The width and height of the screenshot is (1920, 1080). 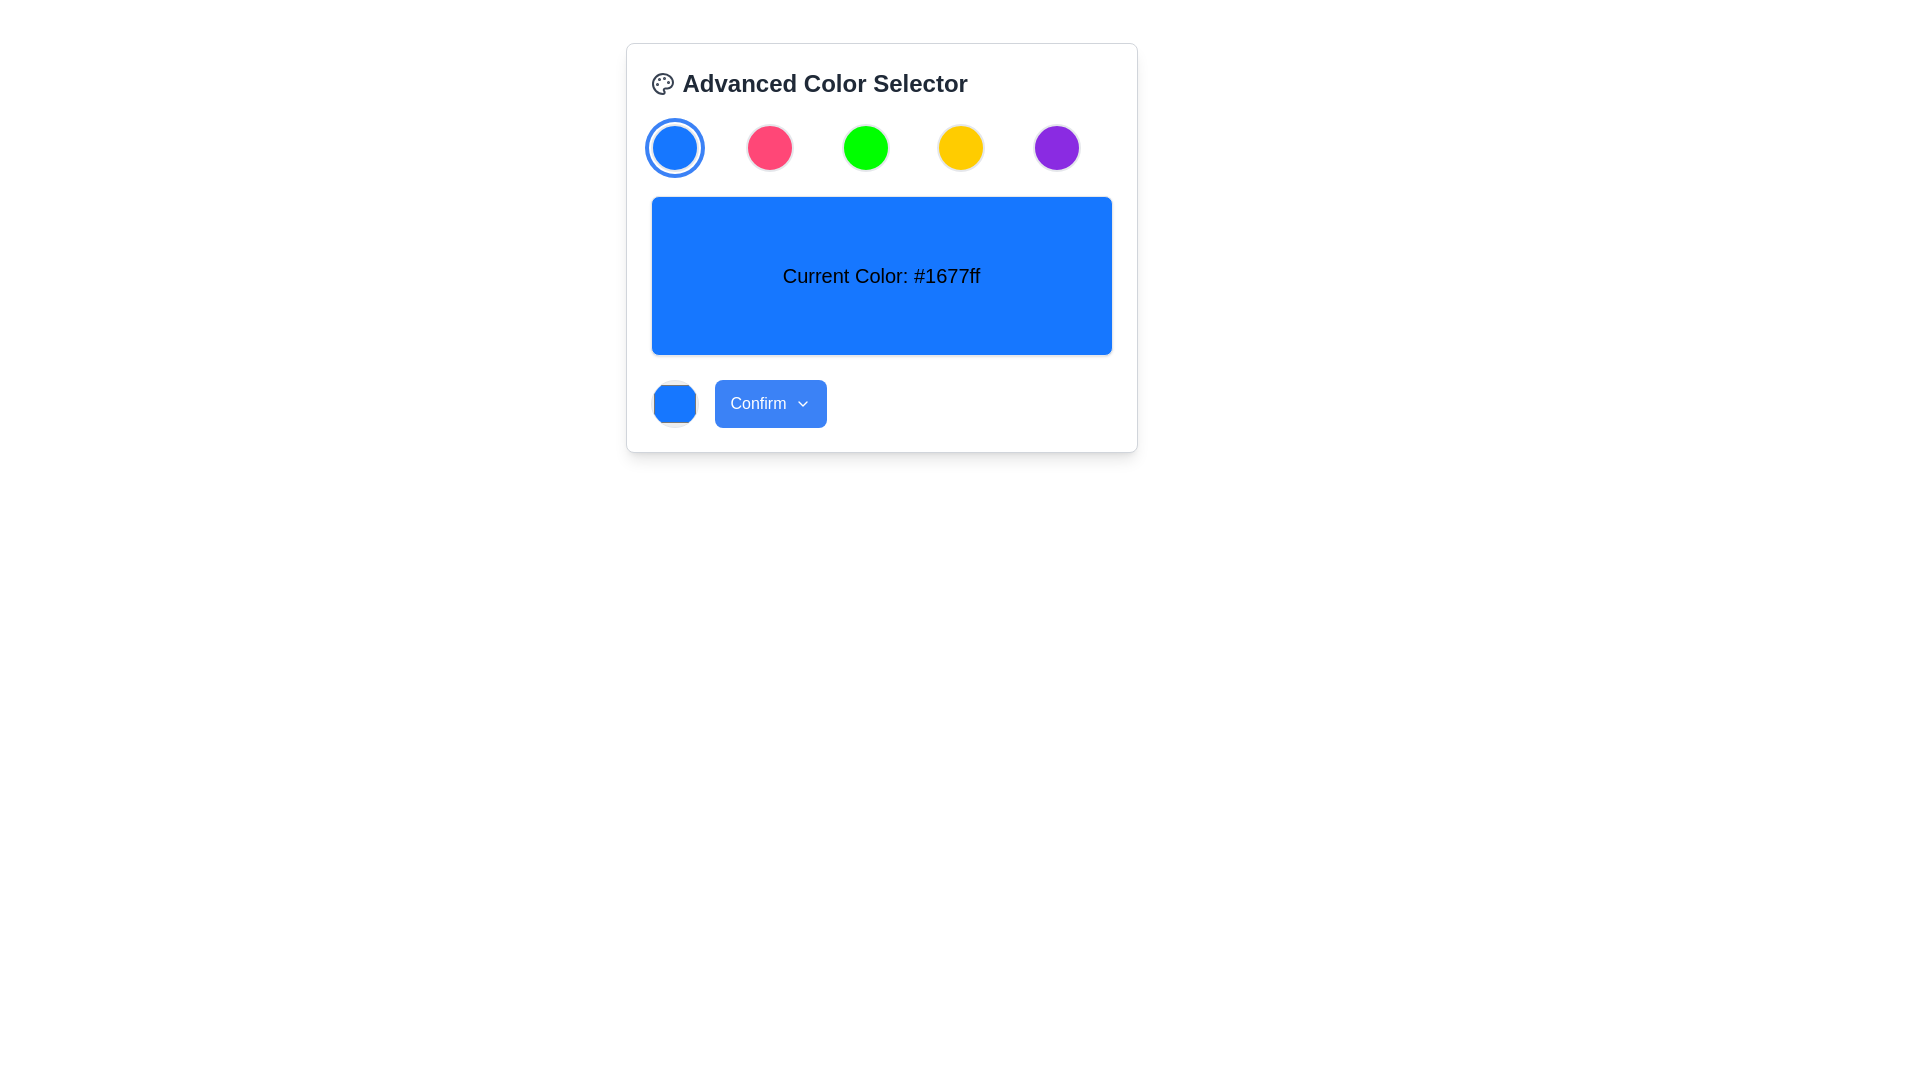 What do you see at coordinates (825, 83) in the screenshot?
I see `the header label for the color selection widget, which is positioned at the top of the widget and aligned next to a small icon` at bounding box center [825, 83].